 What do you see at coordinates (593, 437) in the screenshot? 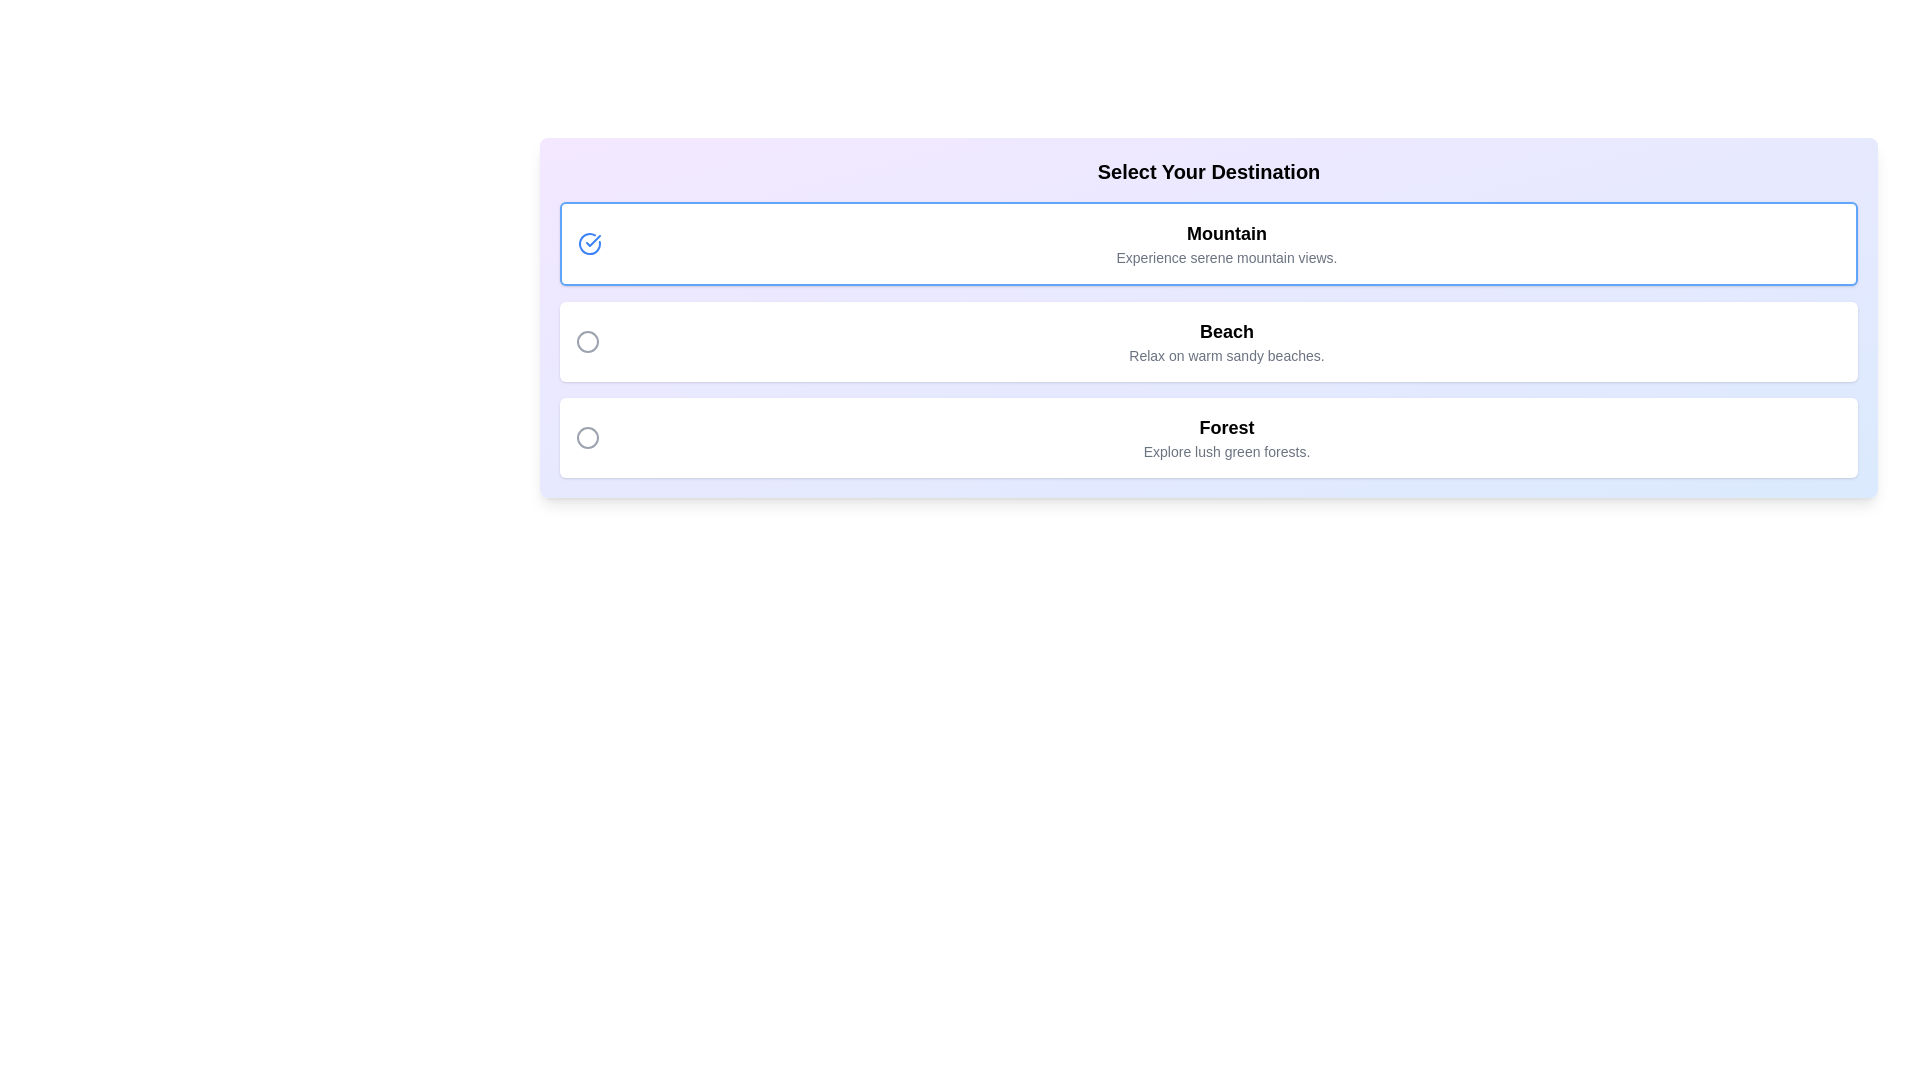
I see `on the radio button icon for 'Forest'` at bounding box center [593, 437].